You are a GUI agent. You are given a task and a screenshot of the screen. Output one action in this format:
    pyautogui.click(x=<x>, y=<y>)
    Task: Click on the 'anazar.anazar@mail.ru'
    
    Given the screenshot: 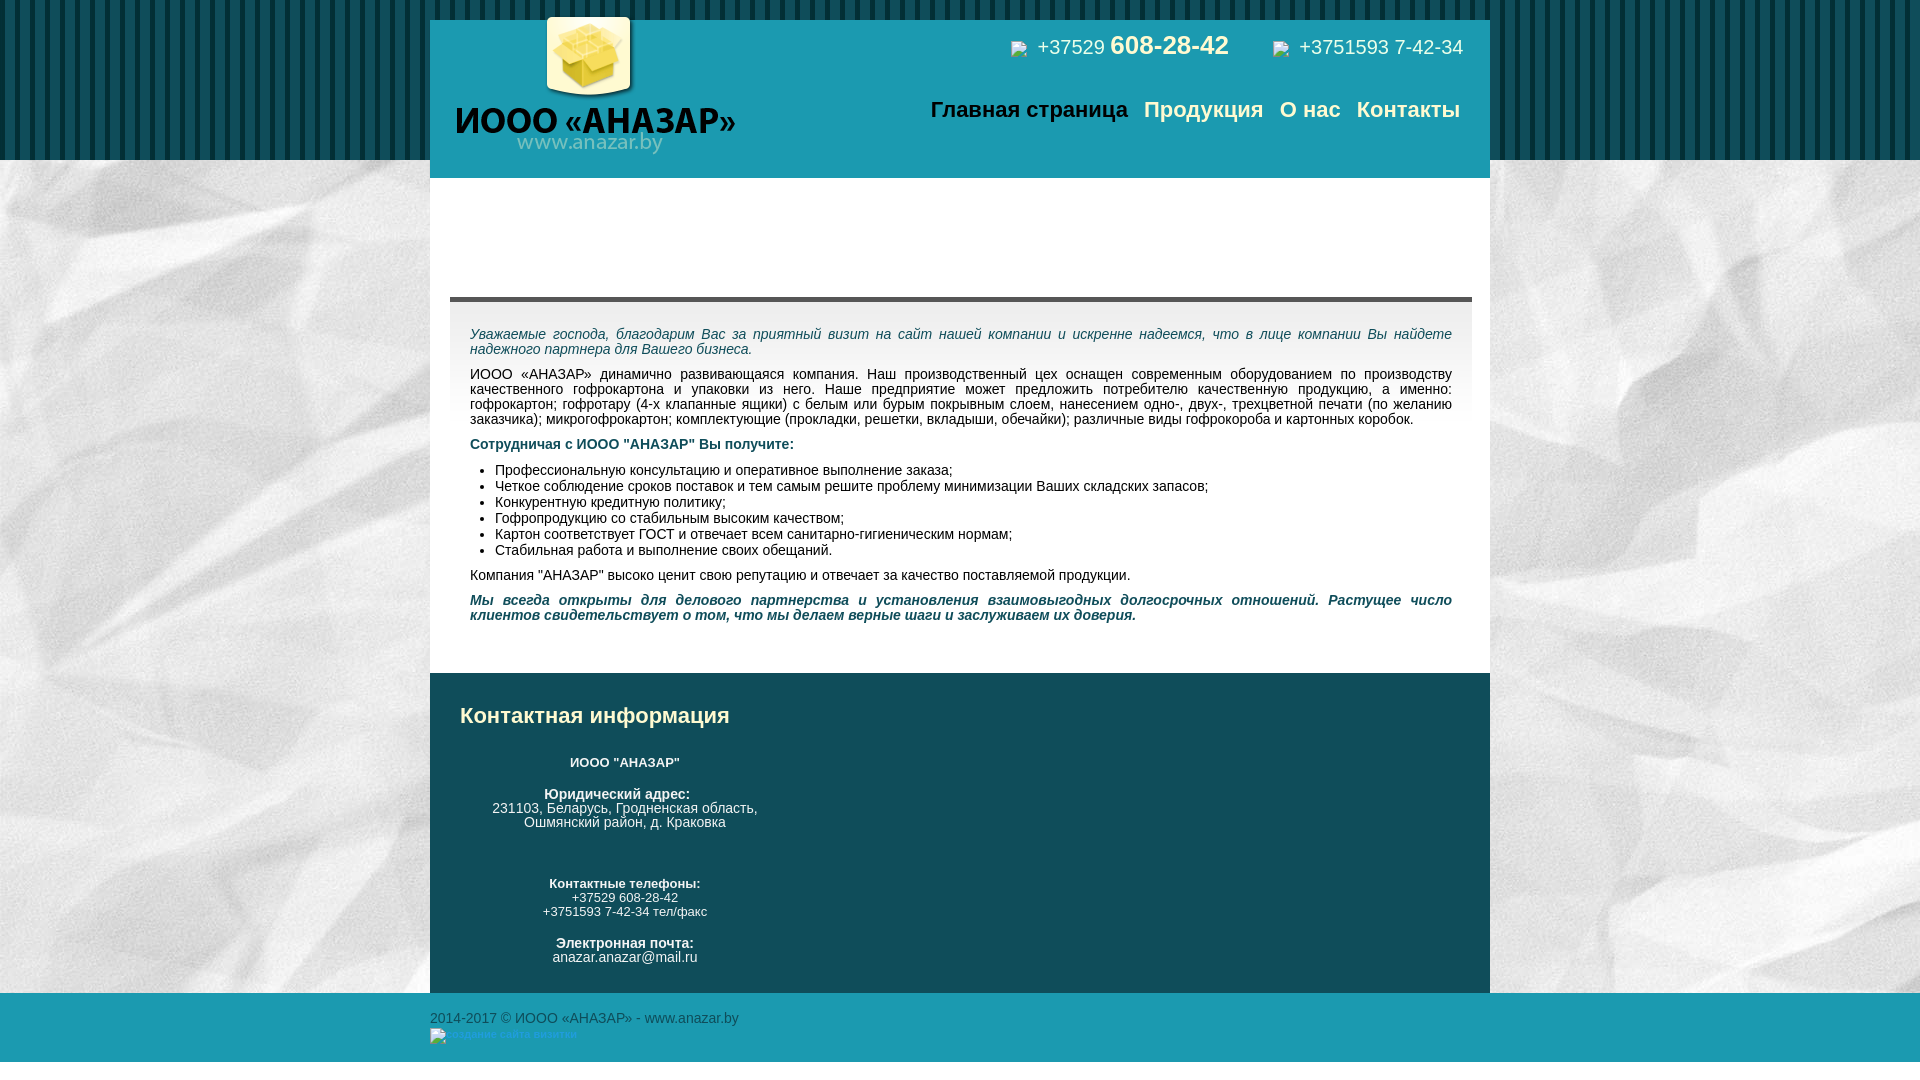 What is the action you would take?
    pyautogui.click(x=552, y=955)
    